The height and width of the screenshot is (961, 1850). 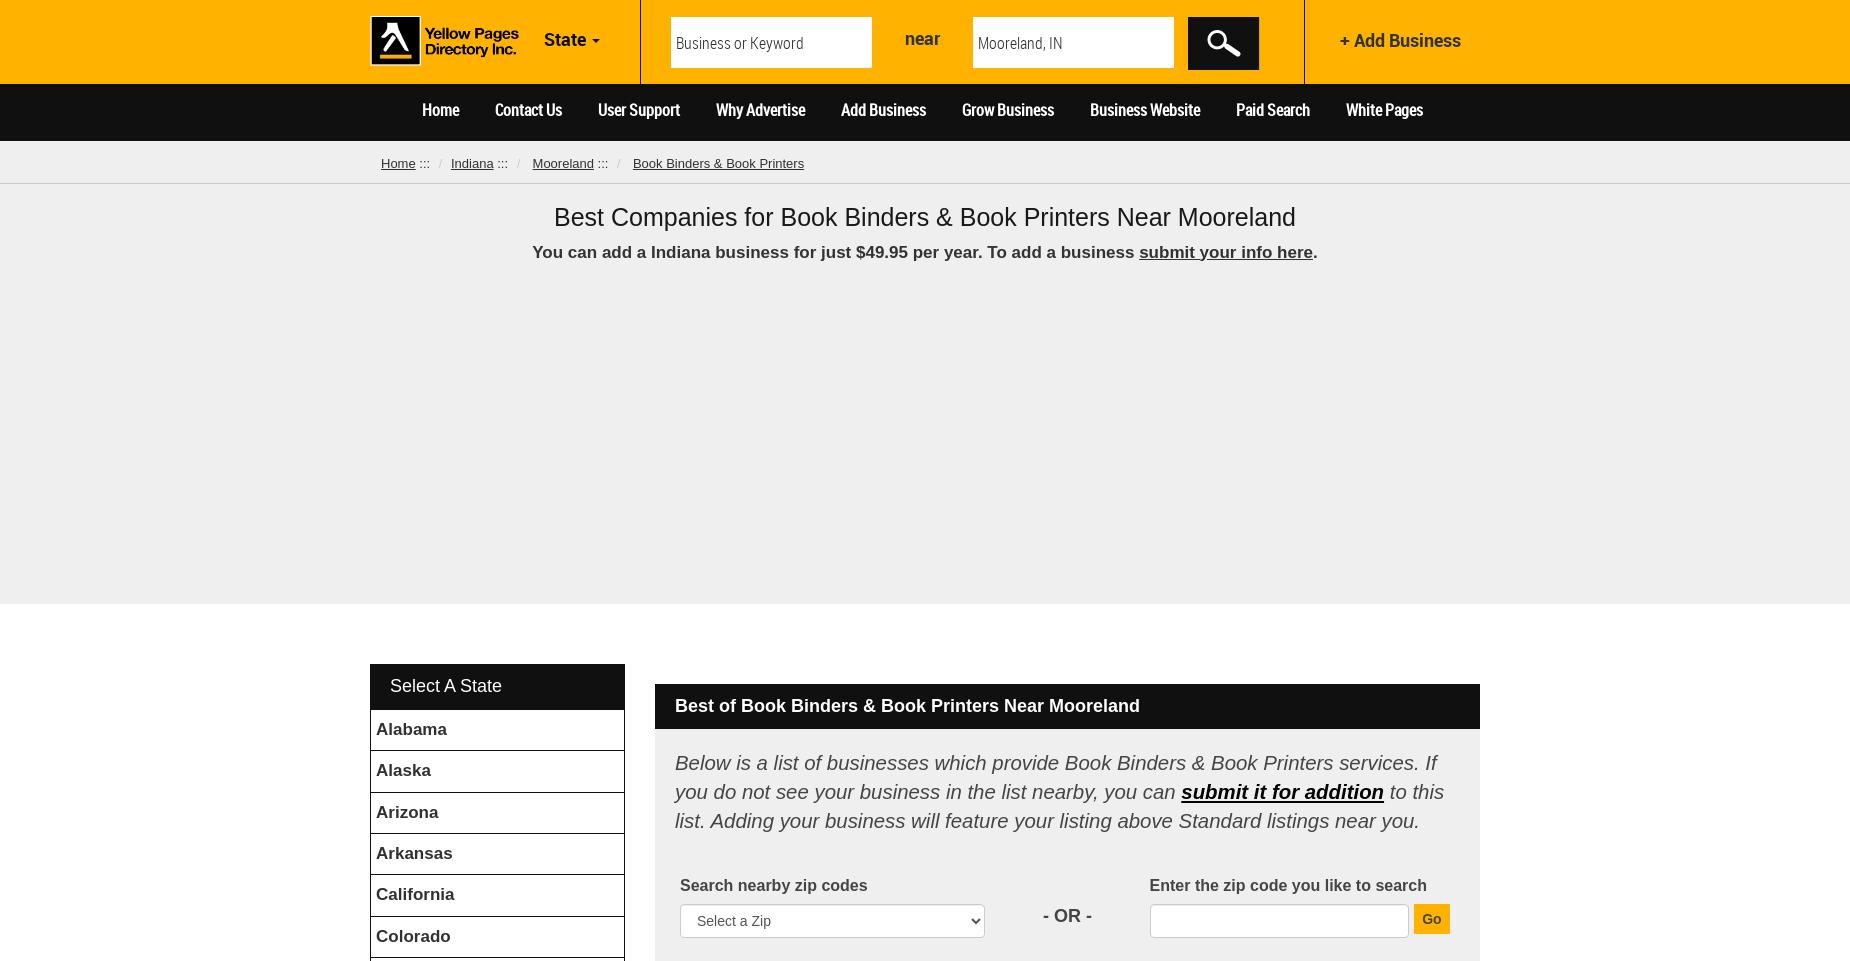 What do you see at coordinates (773, 883) in the screenshot?
I see `'Search nearby zip codes'` at bounding box center [773, 883].